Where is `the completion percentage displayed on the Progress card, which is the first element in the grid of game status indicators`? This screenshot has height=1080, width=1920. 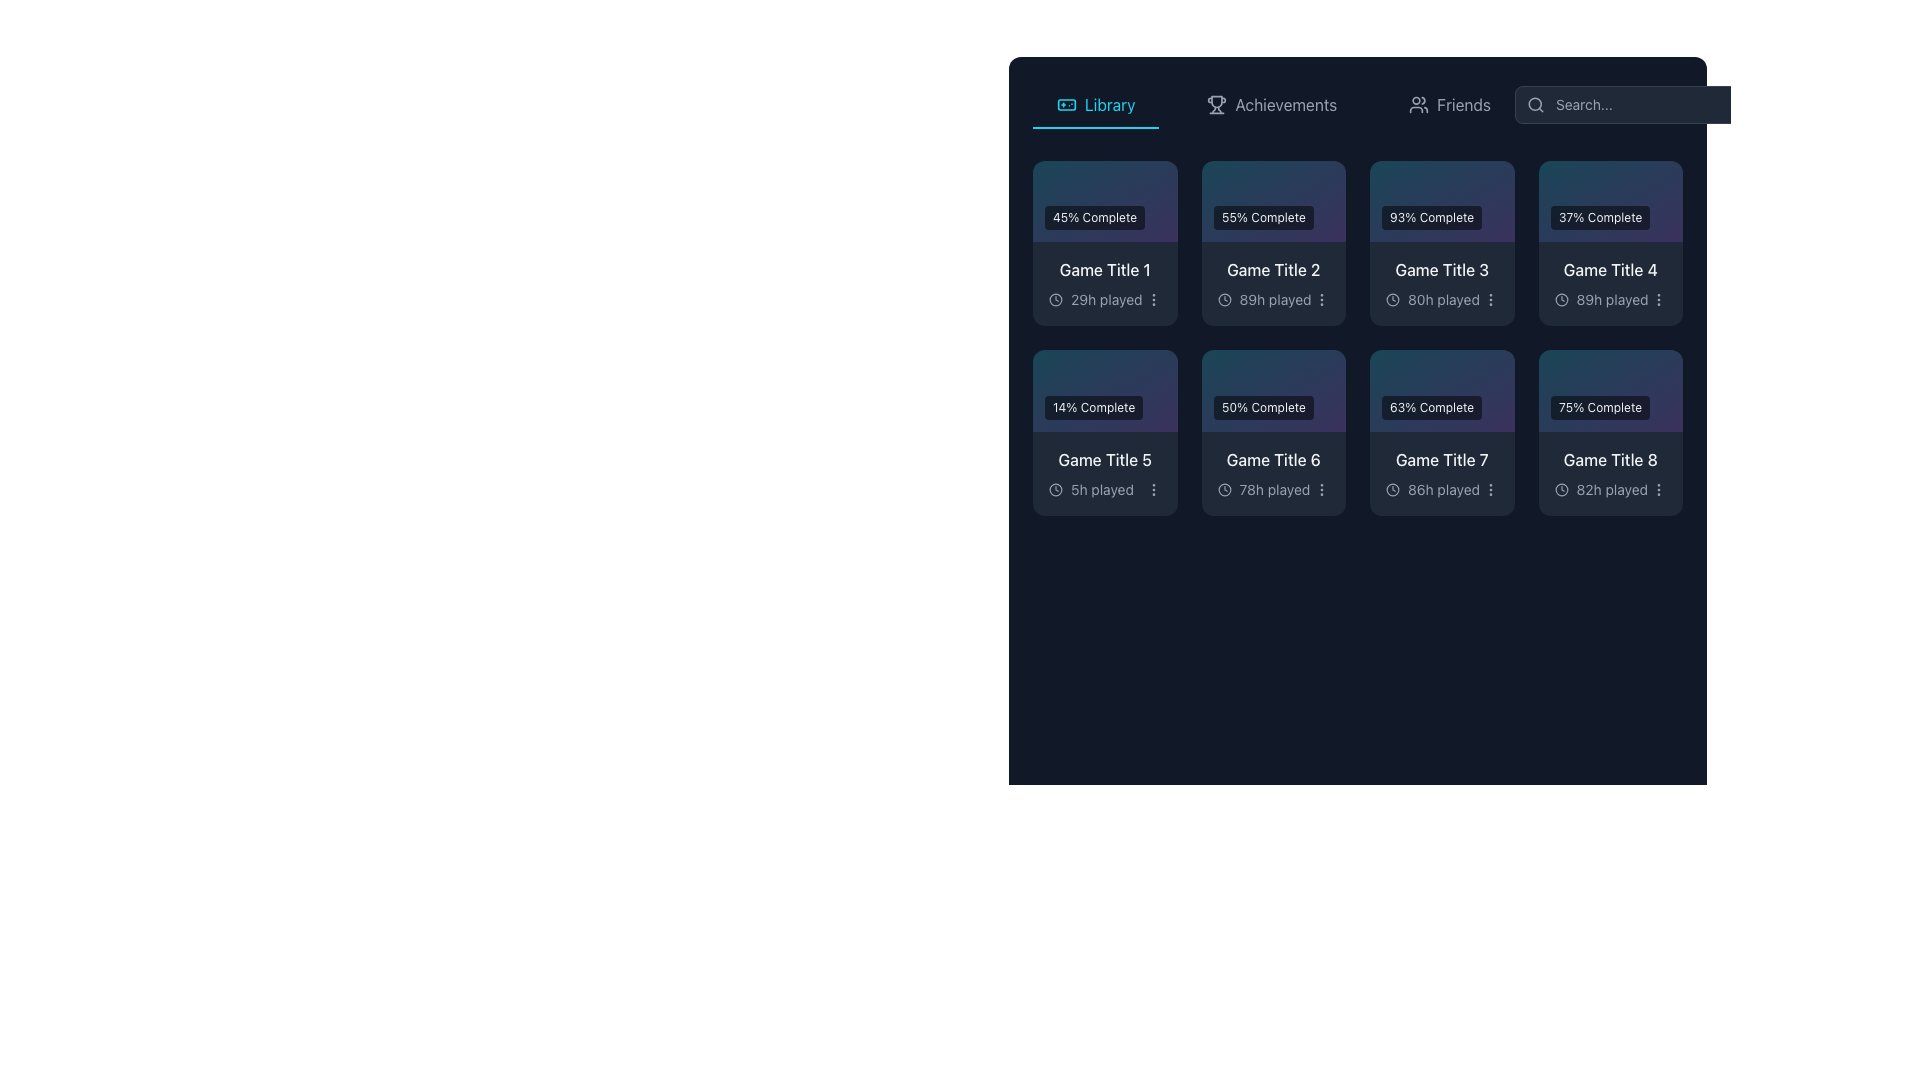 the completion percentage displayed on the Progress card, which is the first element in the grid of game status indicators is located at coordinates (1104, 201).